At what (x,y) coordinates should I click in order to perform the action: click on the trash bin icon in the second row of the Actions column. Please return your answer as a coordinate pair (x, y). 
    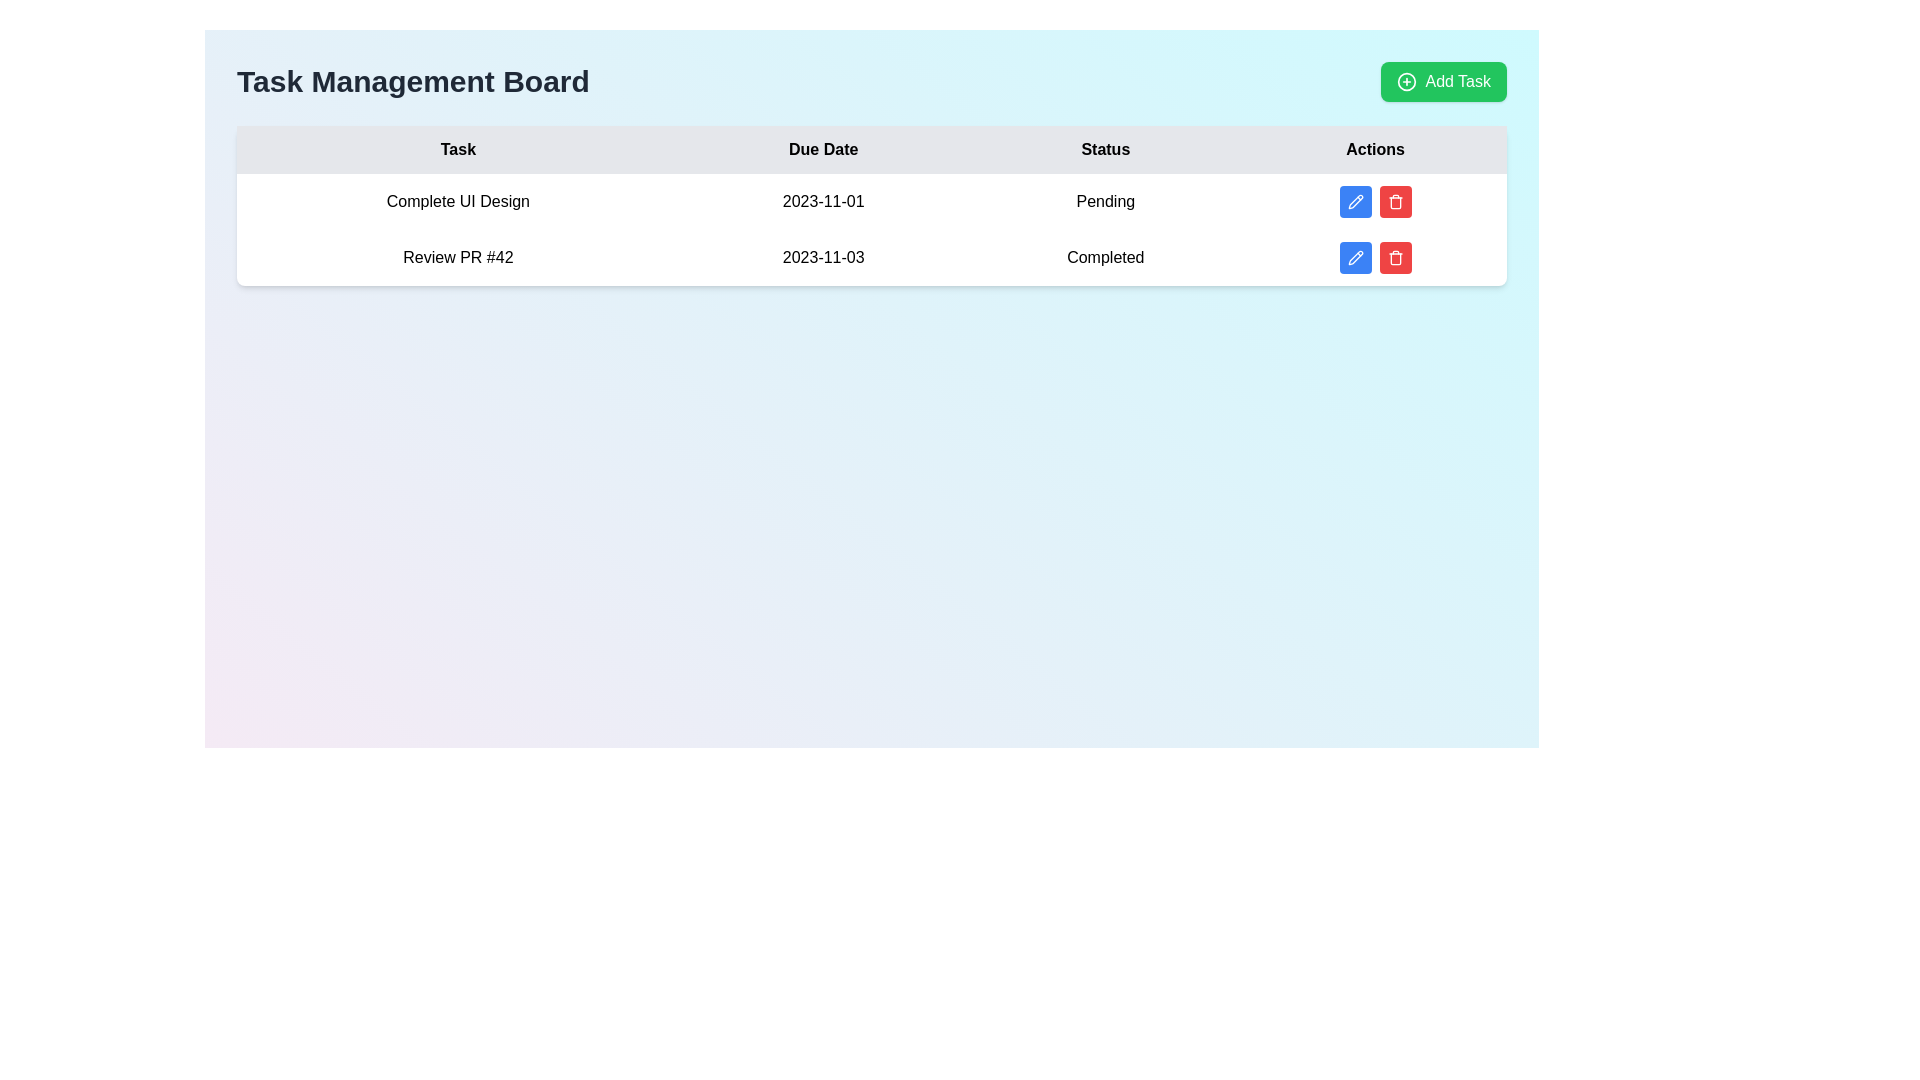
    Looking at the image, I should click on (1394, 203).